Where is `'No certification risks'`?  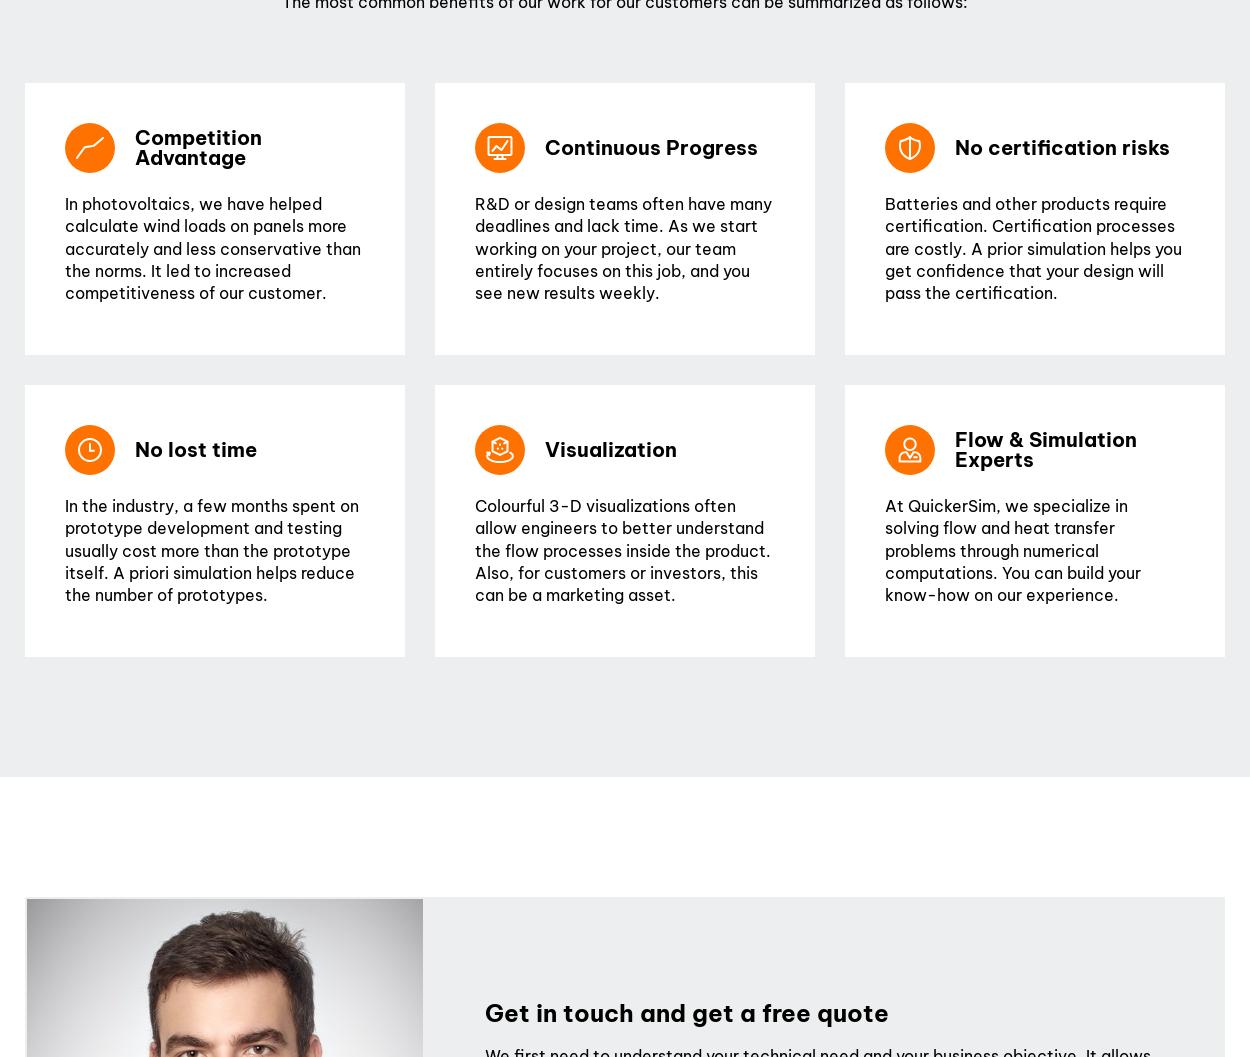
'No certification risks' is located at coordinates (1062, 145).